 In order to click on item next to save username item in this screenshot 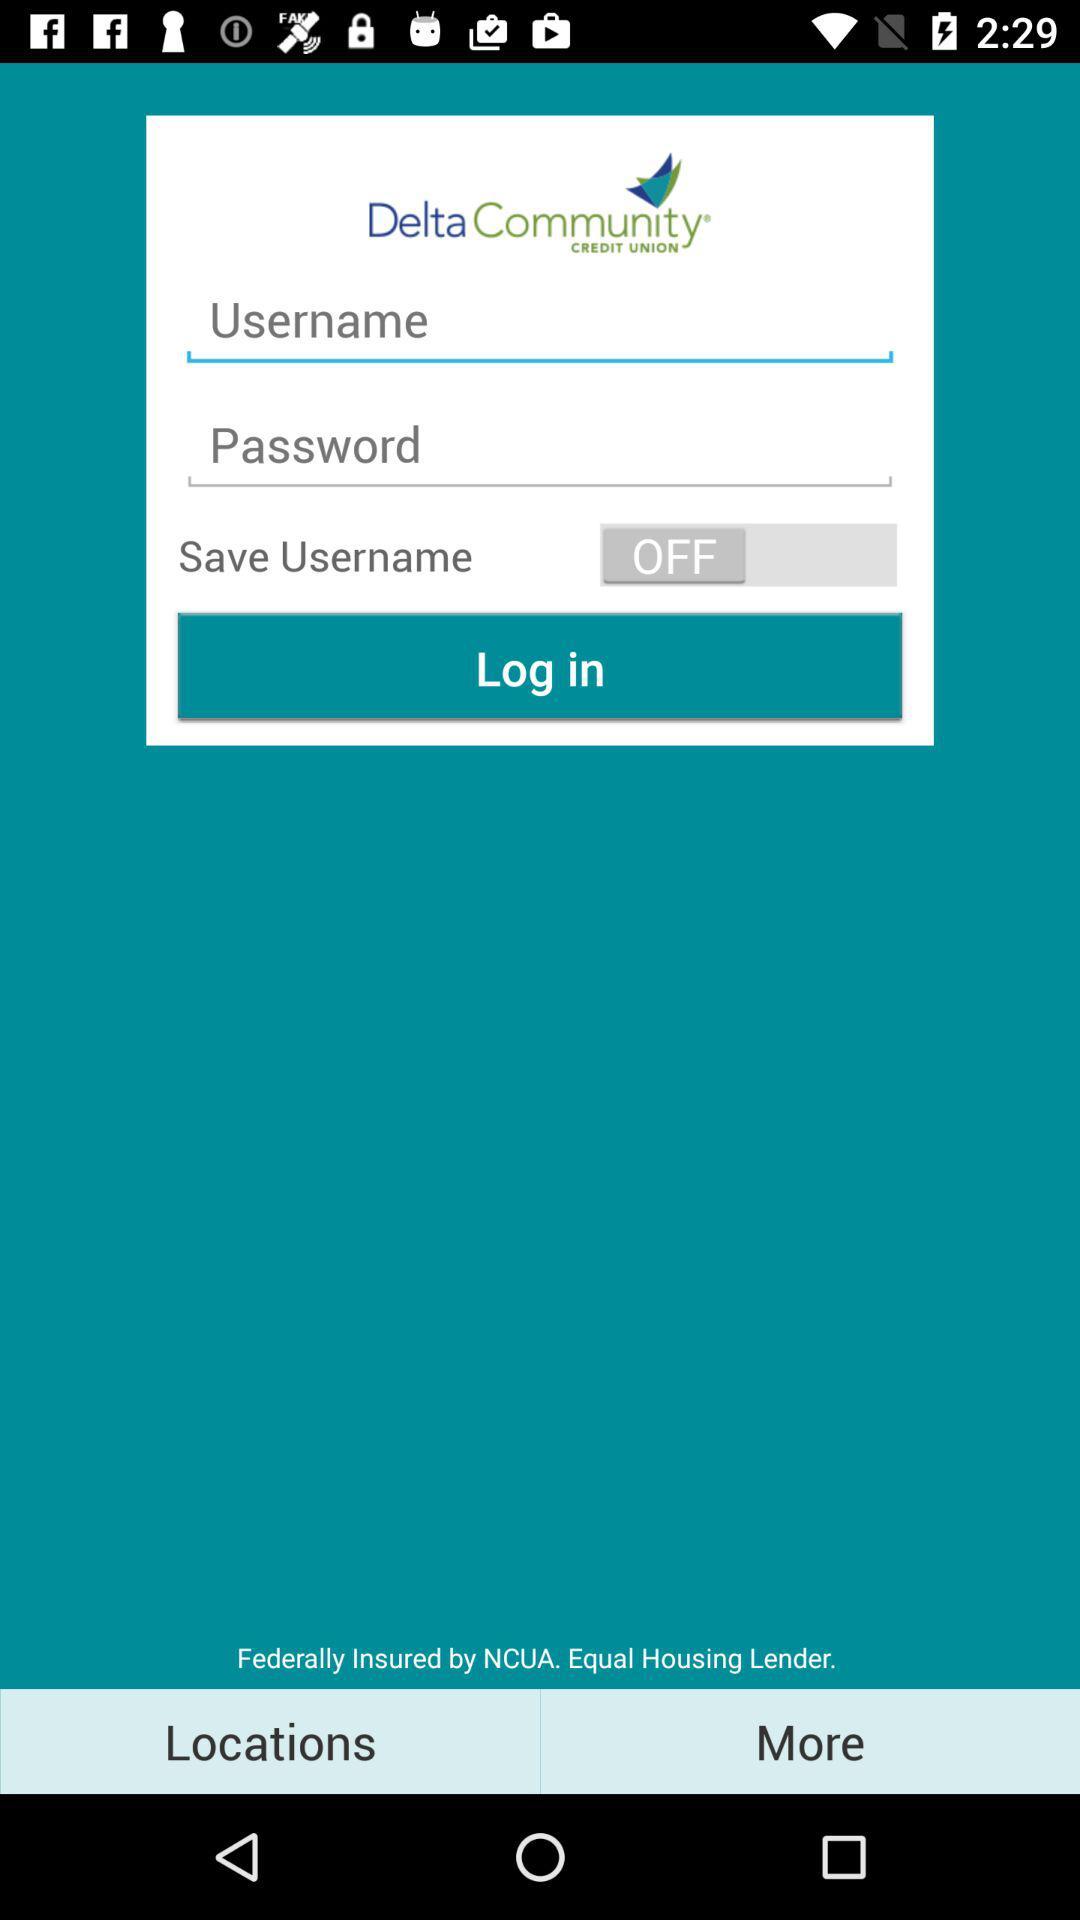, I will do `click(748, 555)`.